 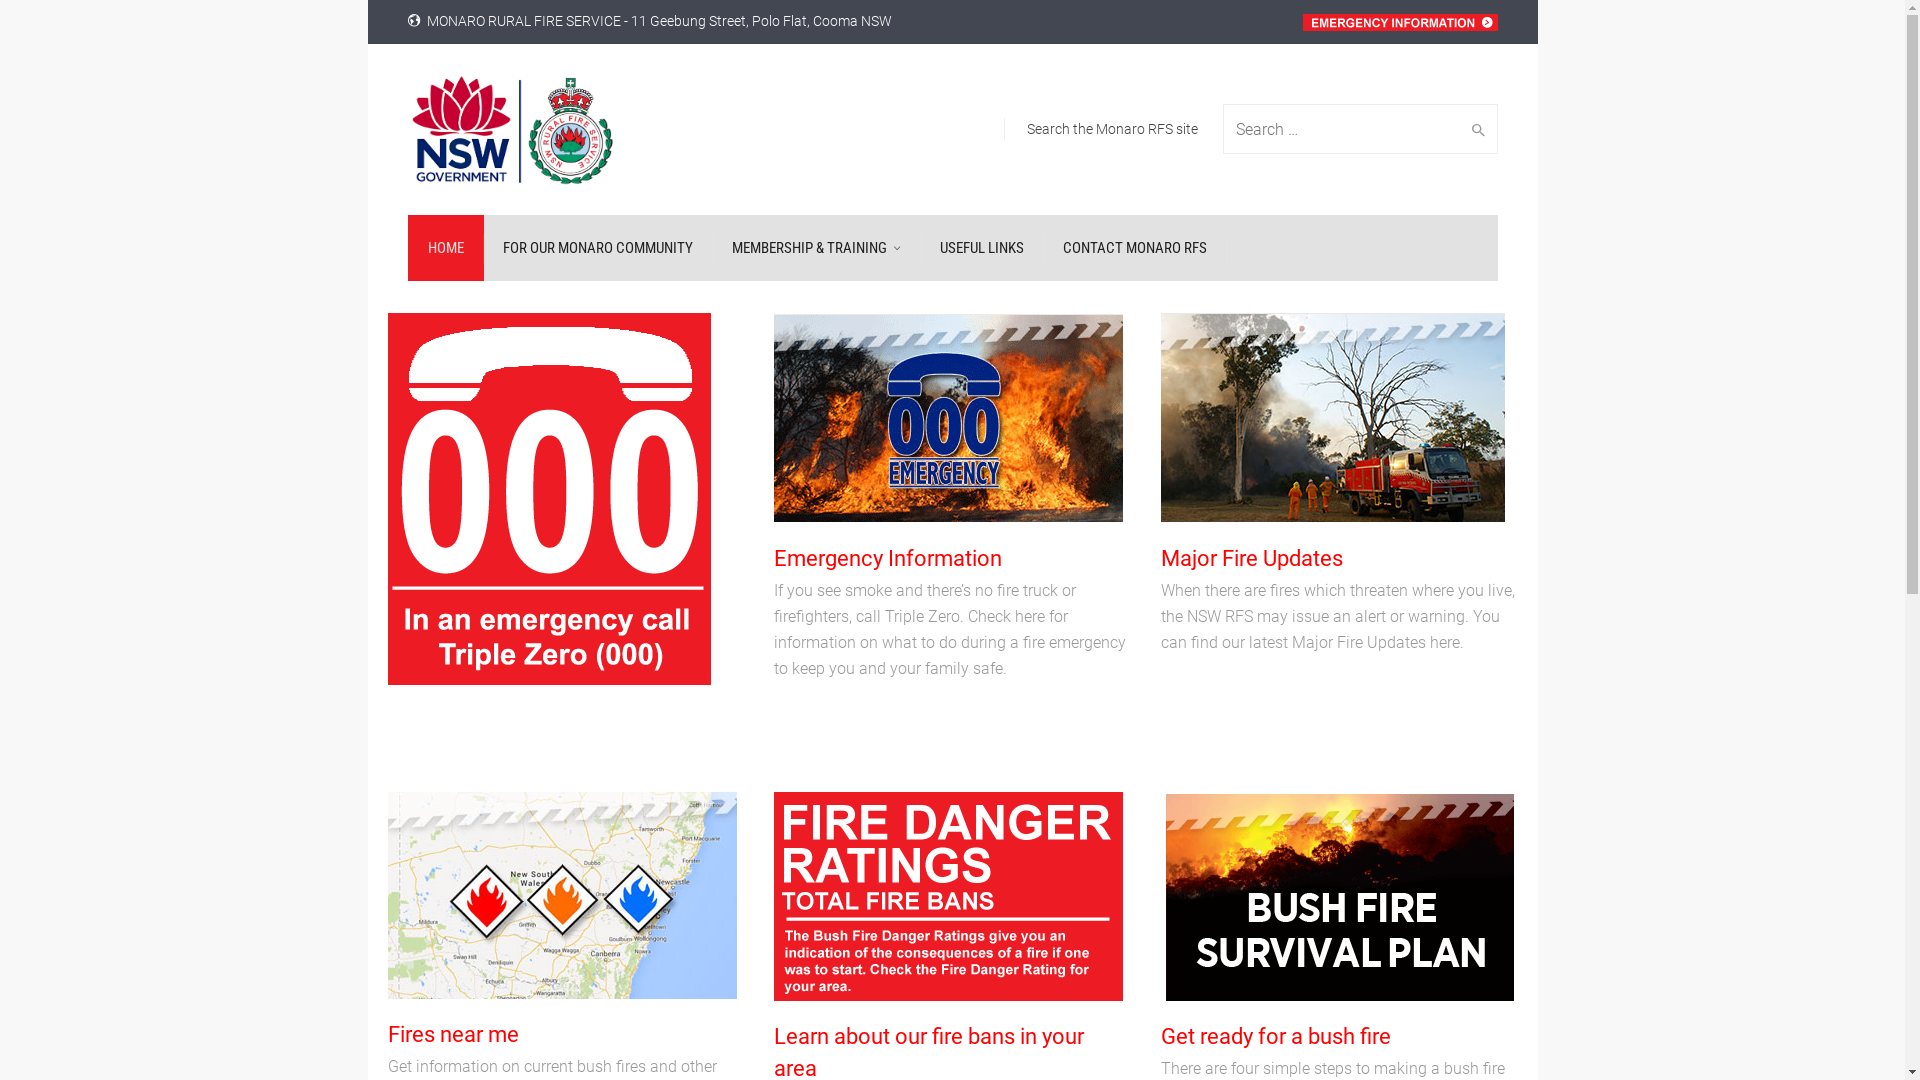 What do you see at coordinates (1275, 1035) in the screenshot?
I see `'Get ready for a bush fire'` at bounding box center [1275, 1035].